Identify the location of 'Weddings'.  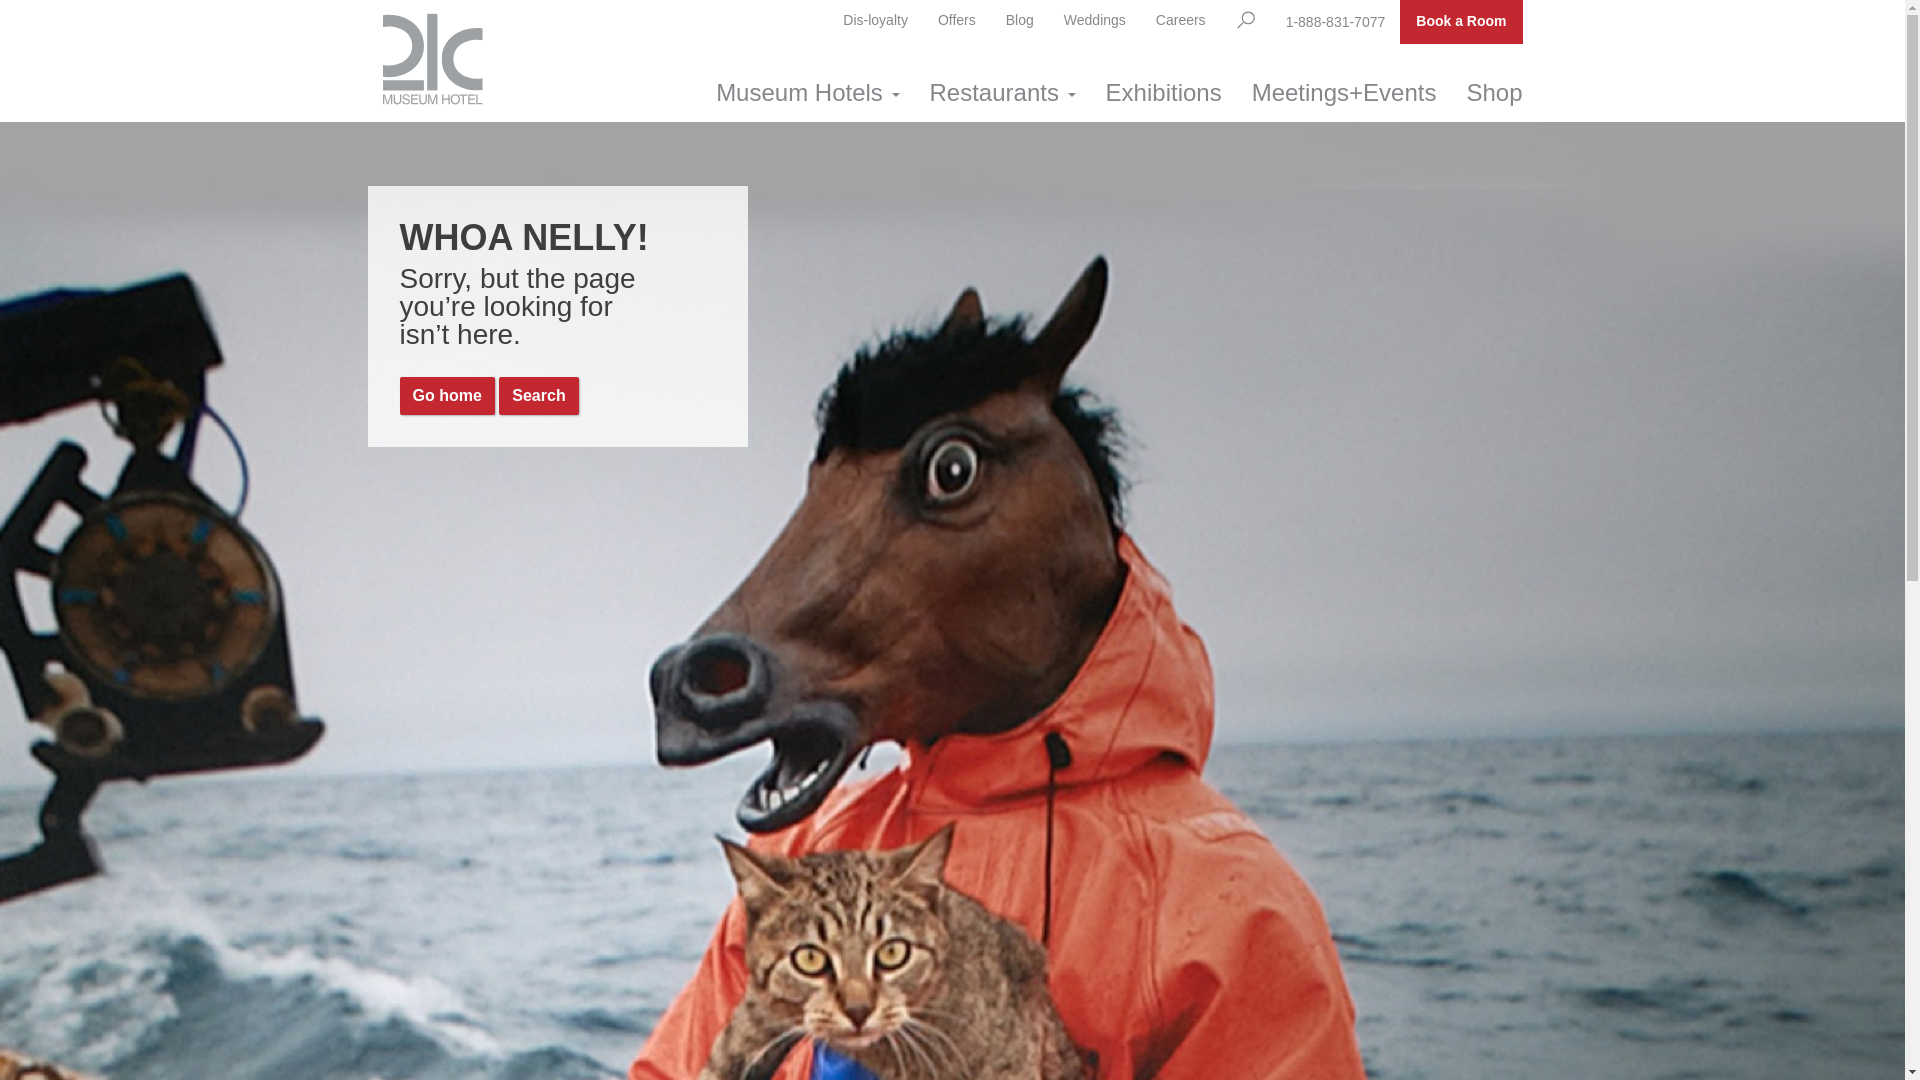
(1048, 20).